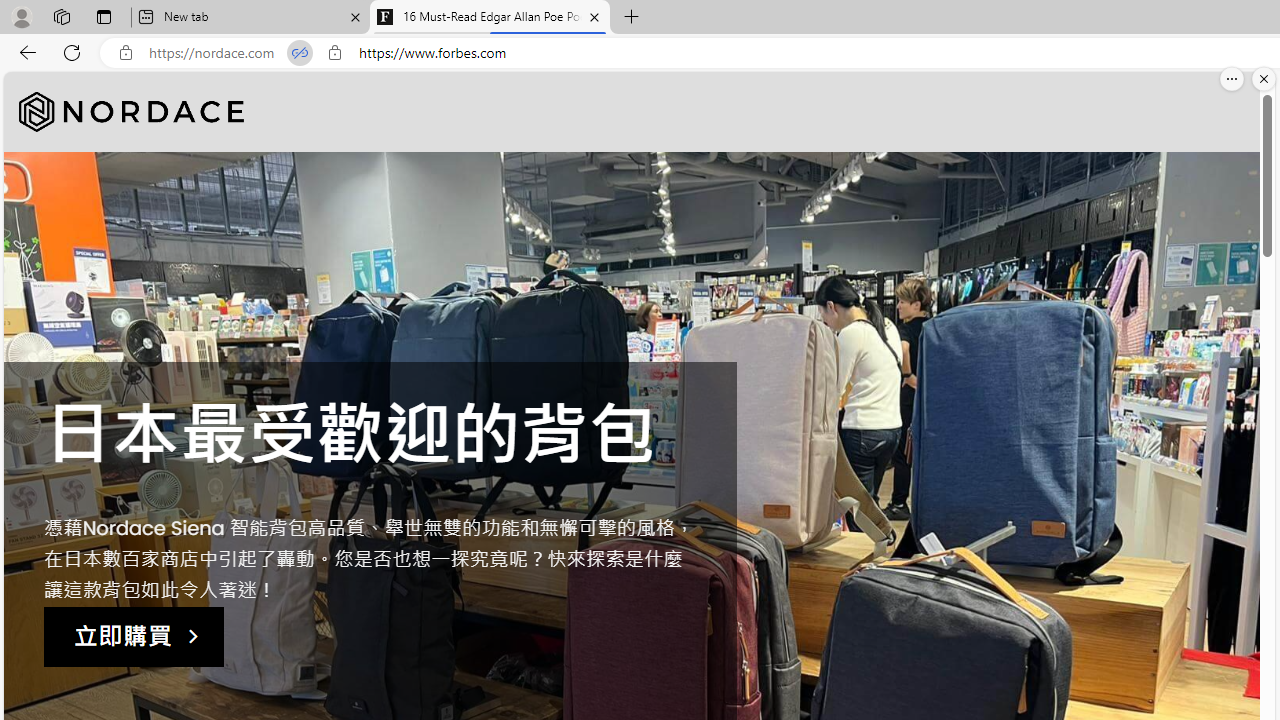 The image size is (1280, 720). What do you see at coordinates (334, 52) in the screenshot?
I see `'View site information'` at bounding box center [334, 52].